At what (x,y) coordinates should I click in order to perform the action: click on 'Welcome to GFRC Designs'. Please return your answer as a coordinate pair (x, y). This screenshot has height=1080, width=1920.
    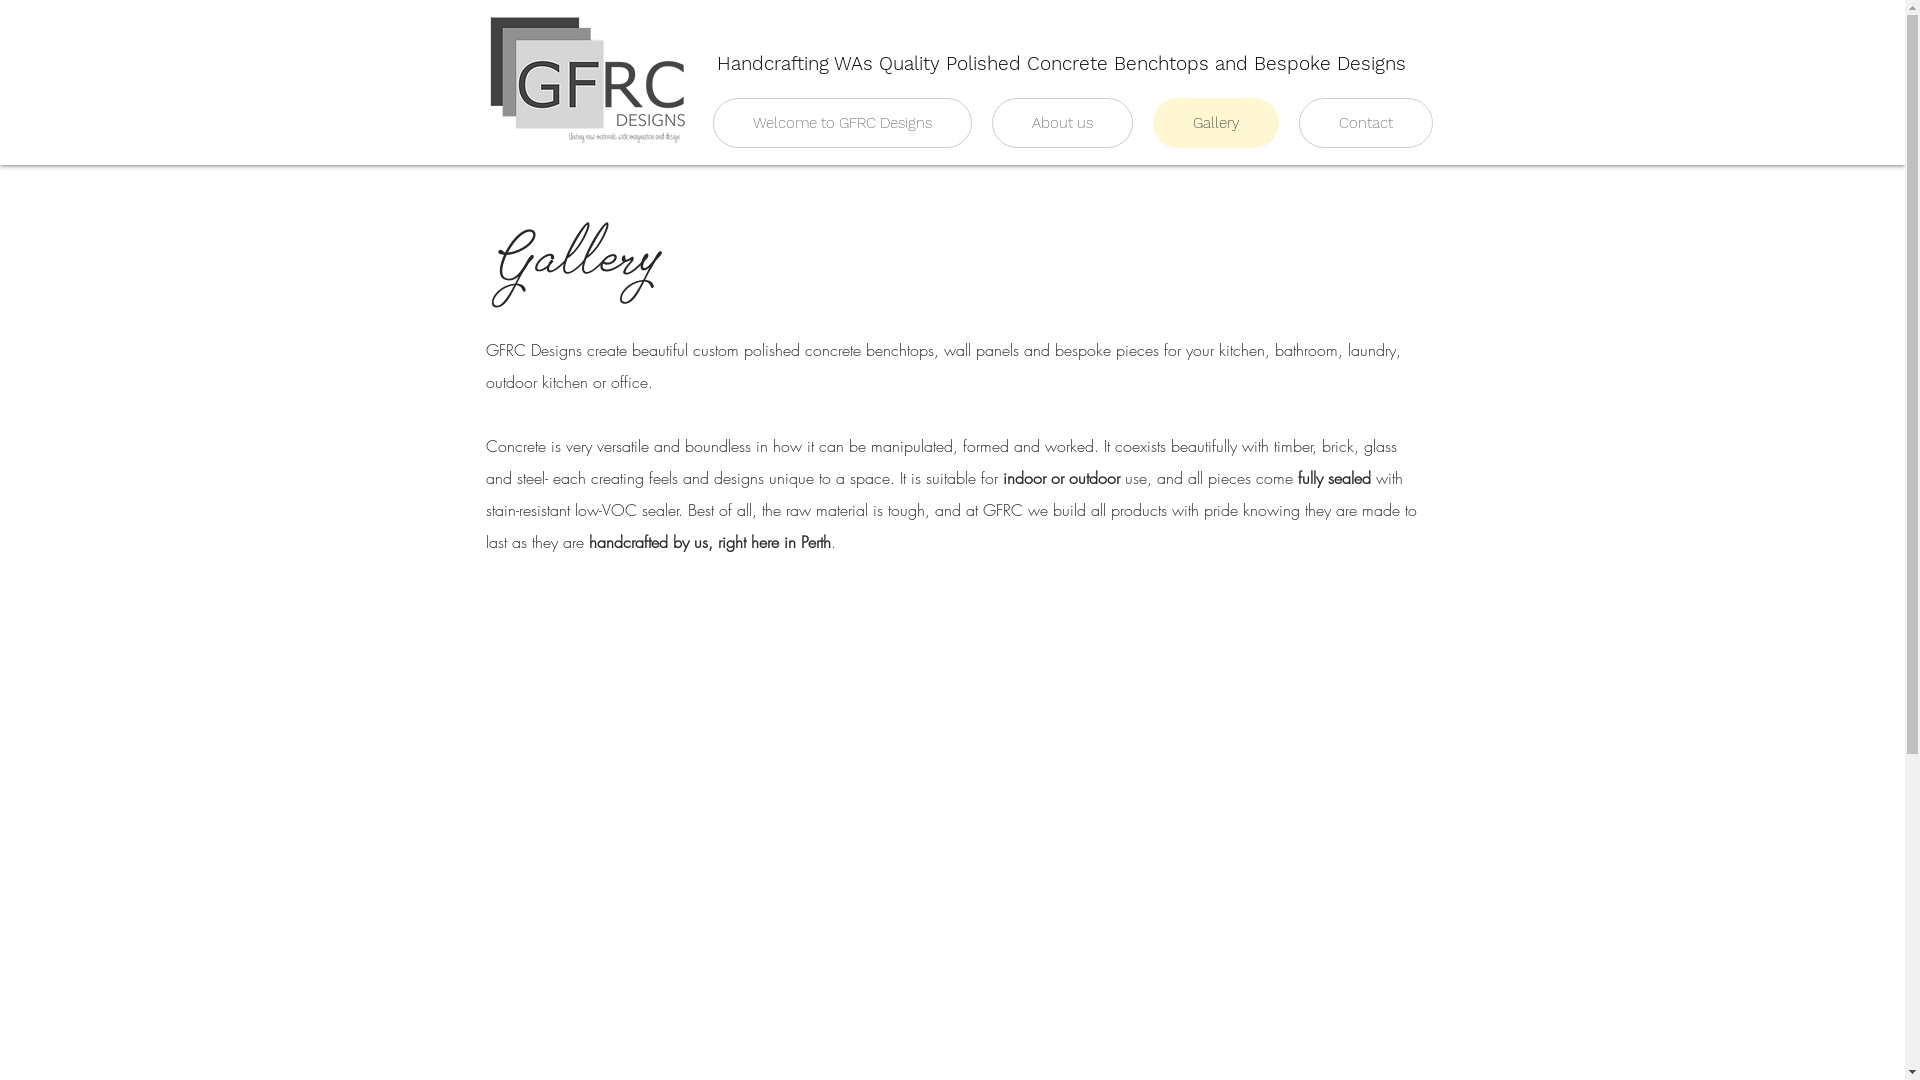
    Looking at the image, I should click on (711, 123).